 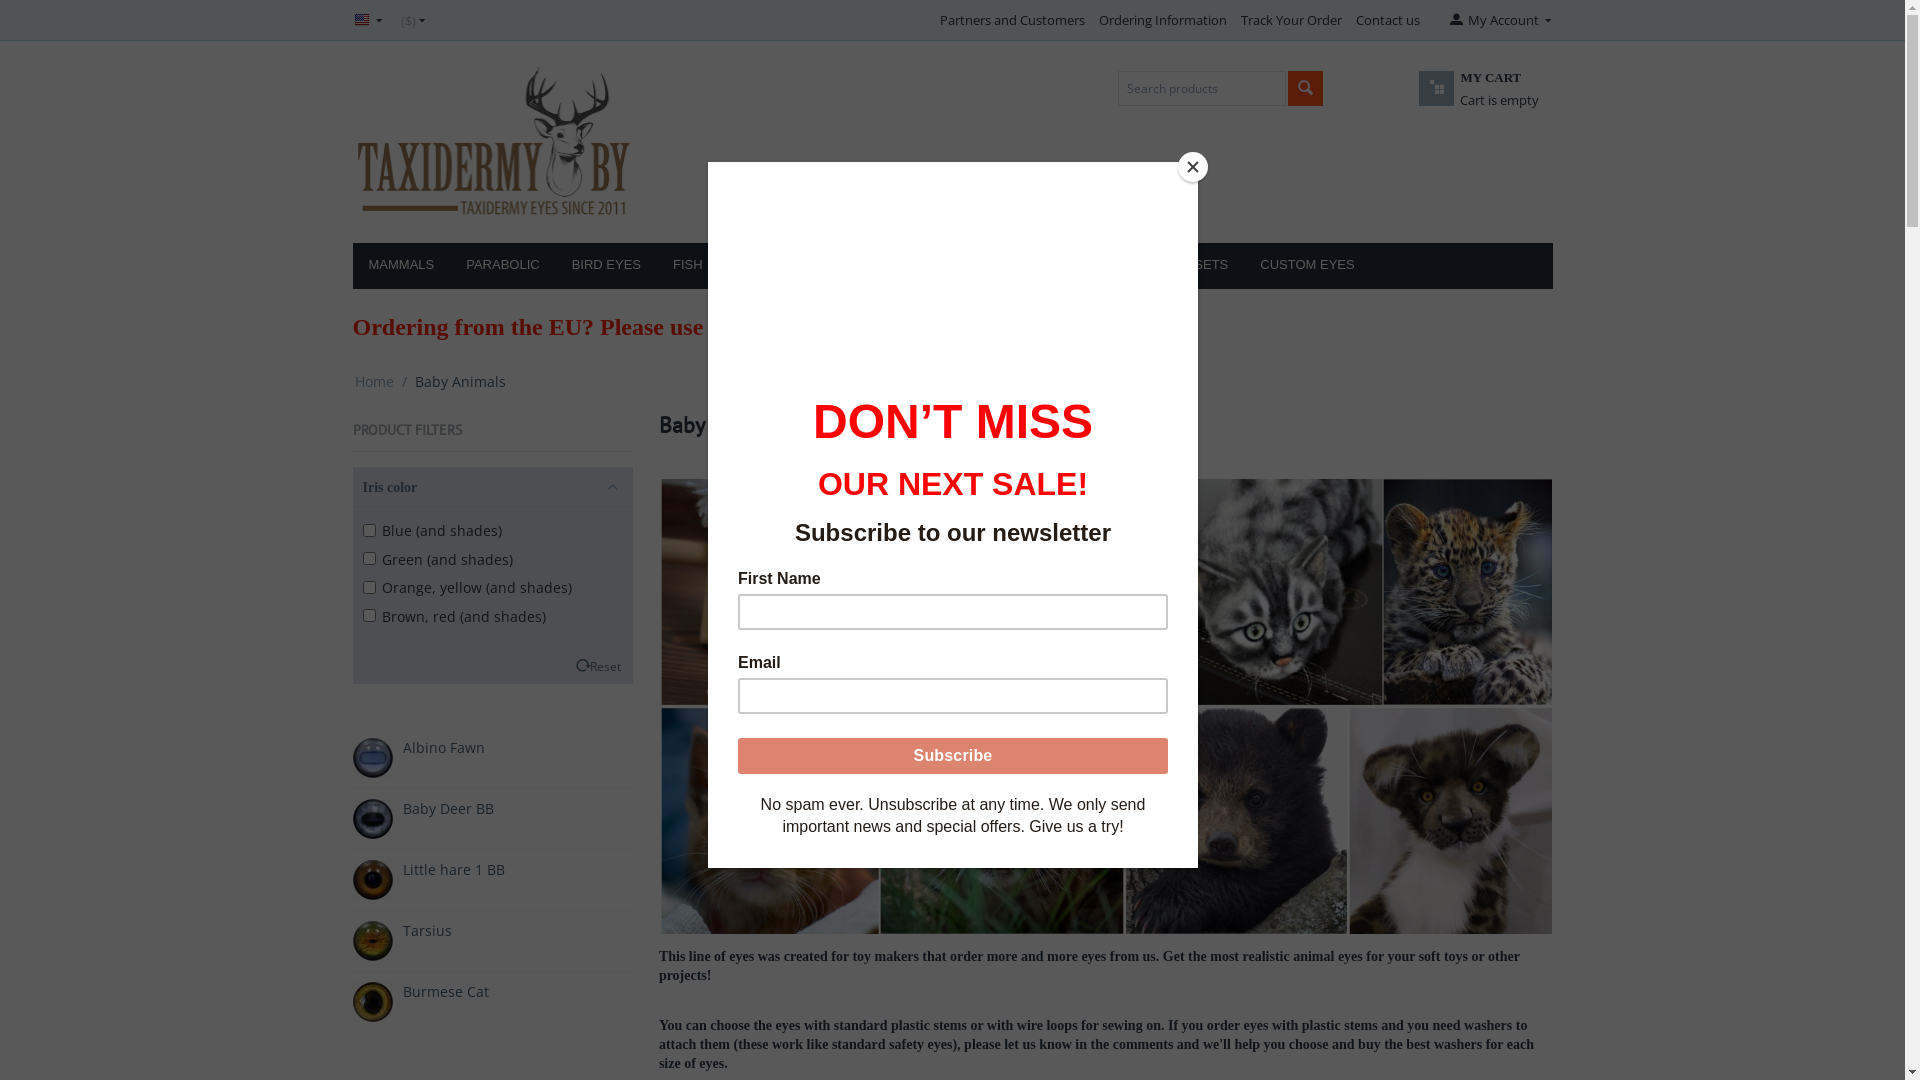 What do you see at coordinates (1454, 100) in the screenshot?
I see `'MY CART` at bounding box center [1454, 100].